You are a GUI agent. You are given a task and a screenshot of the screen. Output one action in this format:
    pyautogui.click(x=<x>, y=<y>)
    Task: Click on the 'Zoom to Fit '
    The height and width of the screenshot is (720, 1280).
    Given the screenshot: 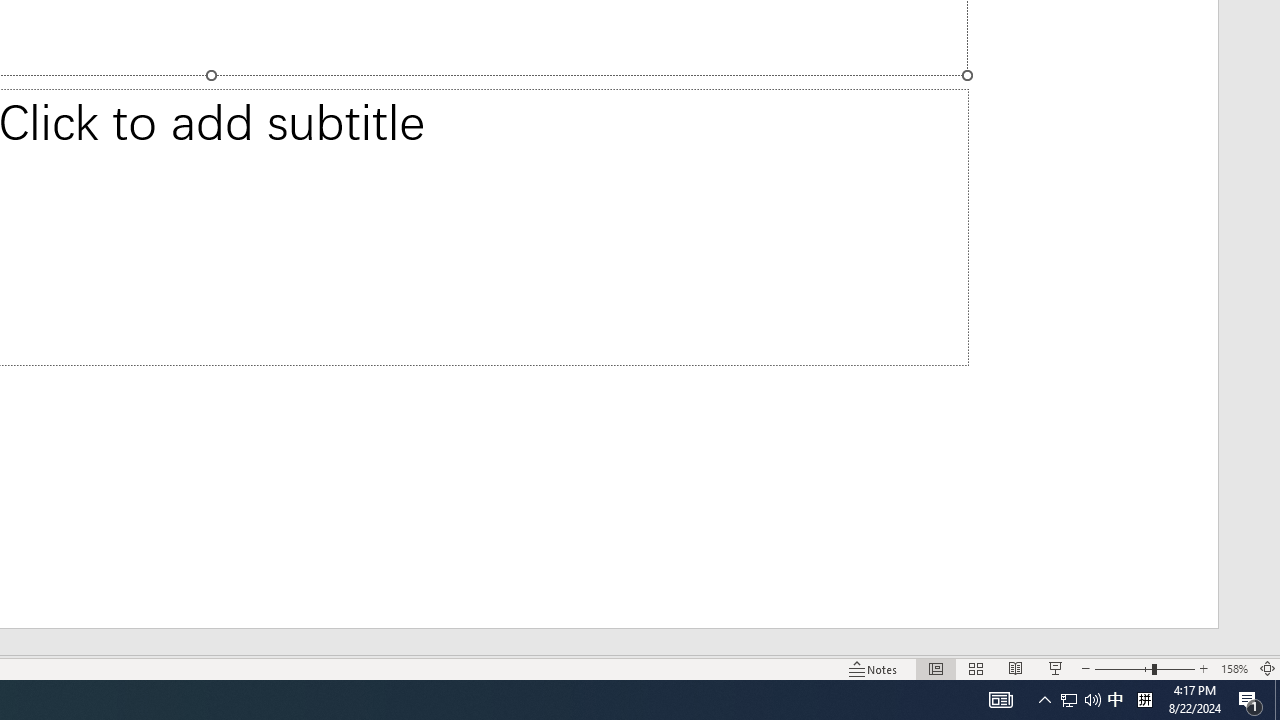 What is the action you would take?
    pyautogui.click(x=1266, y=669)
    